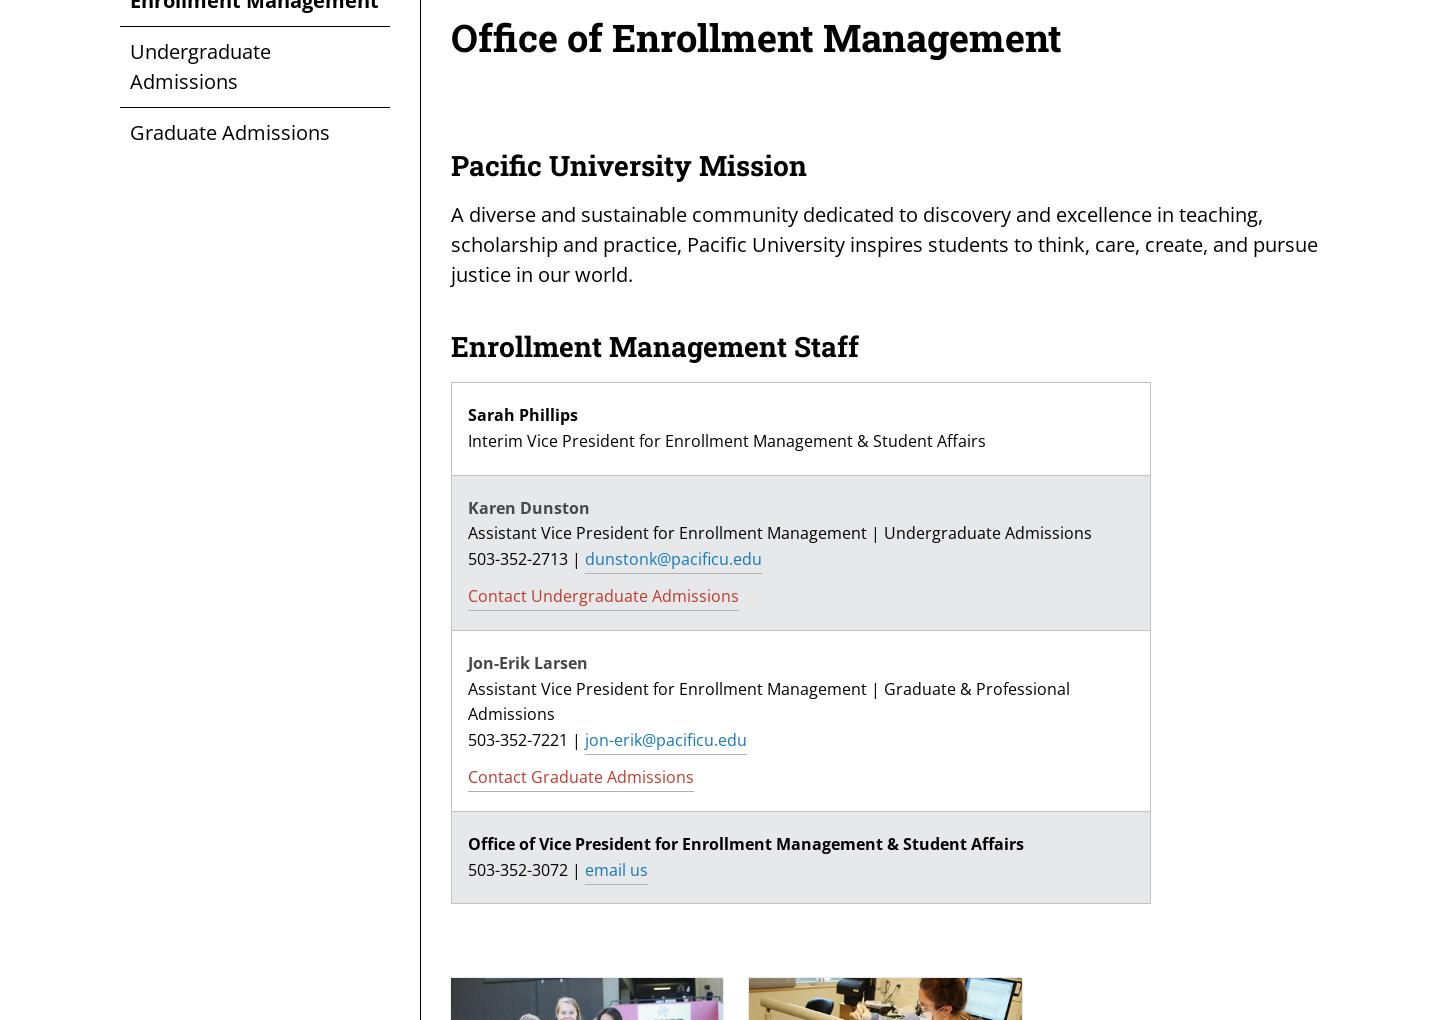  What do you see at coordinates (525, 738) in the screenshot?
I see `'503-352-7221 |'` at bounding box center [525, 738].